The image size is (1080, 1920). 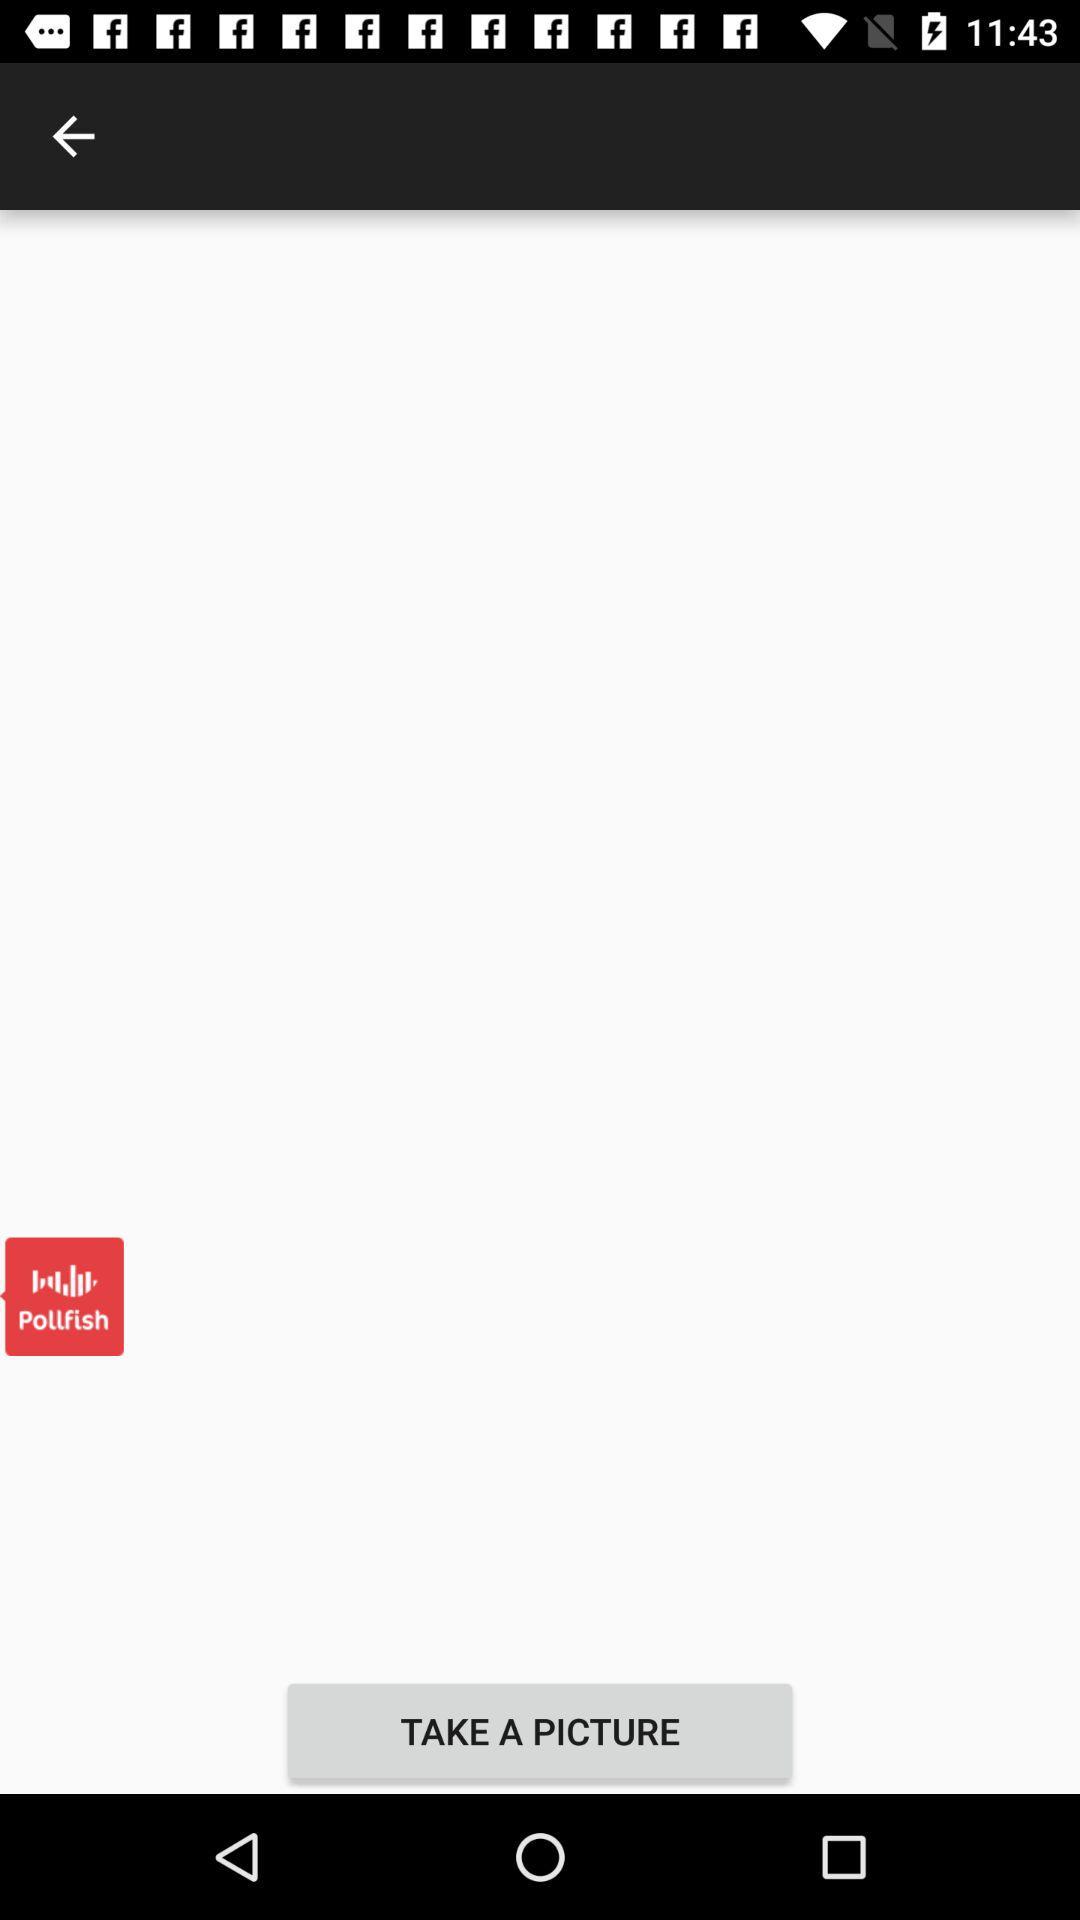 I want to click on the take a picture, so click(x=540, y=1730).